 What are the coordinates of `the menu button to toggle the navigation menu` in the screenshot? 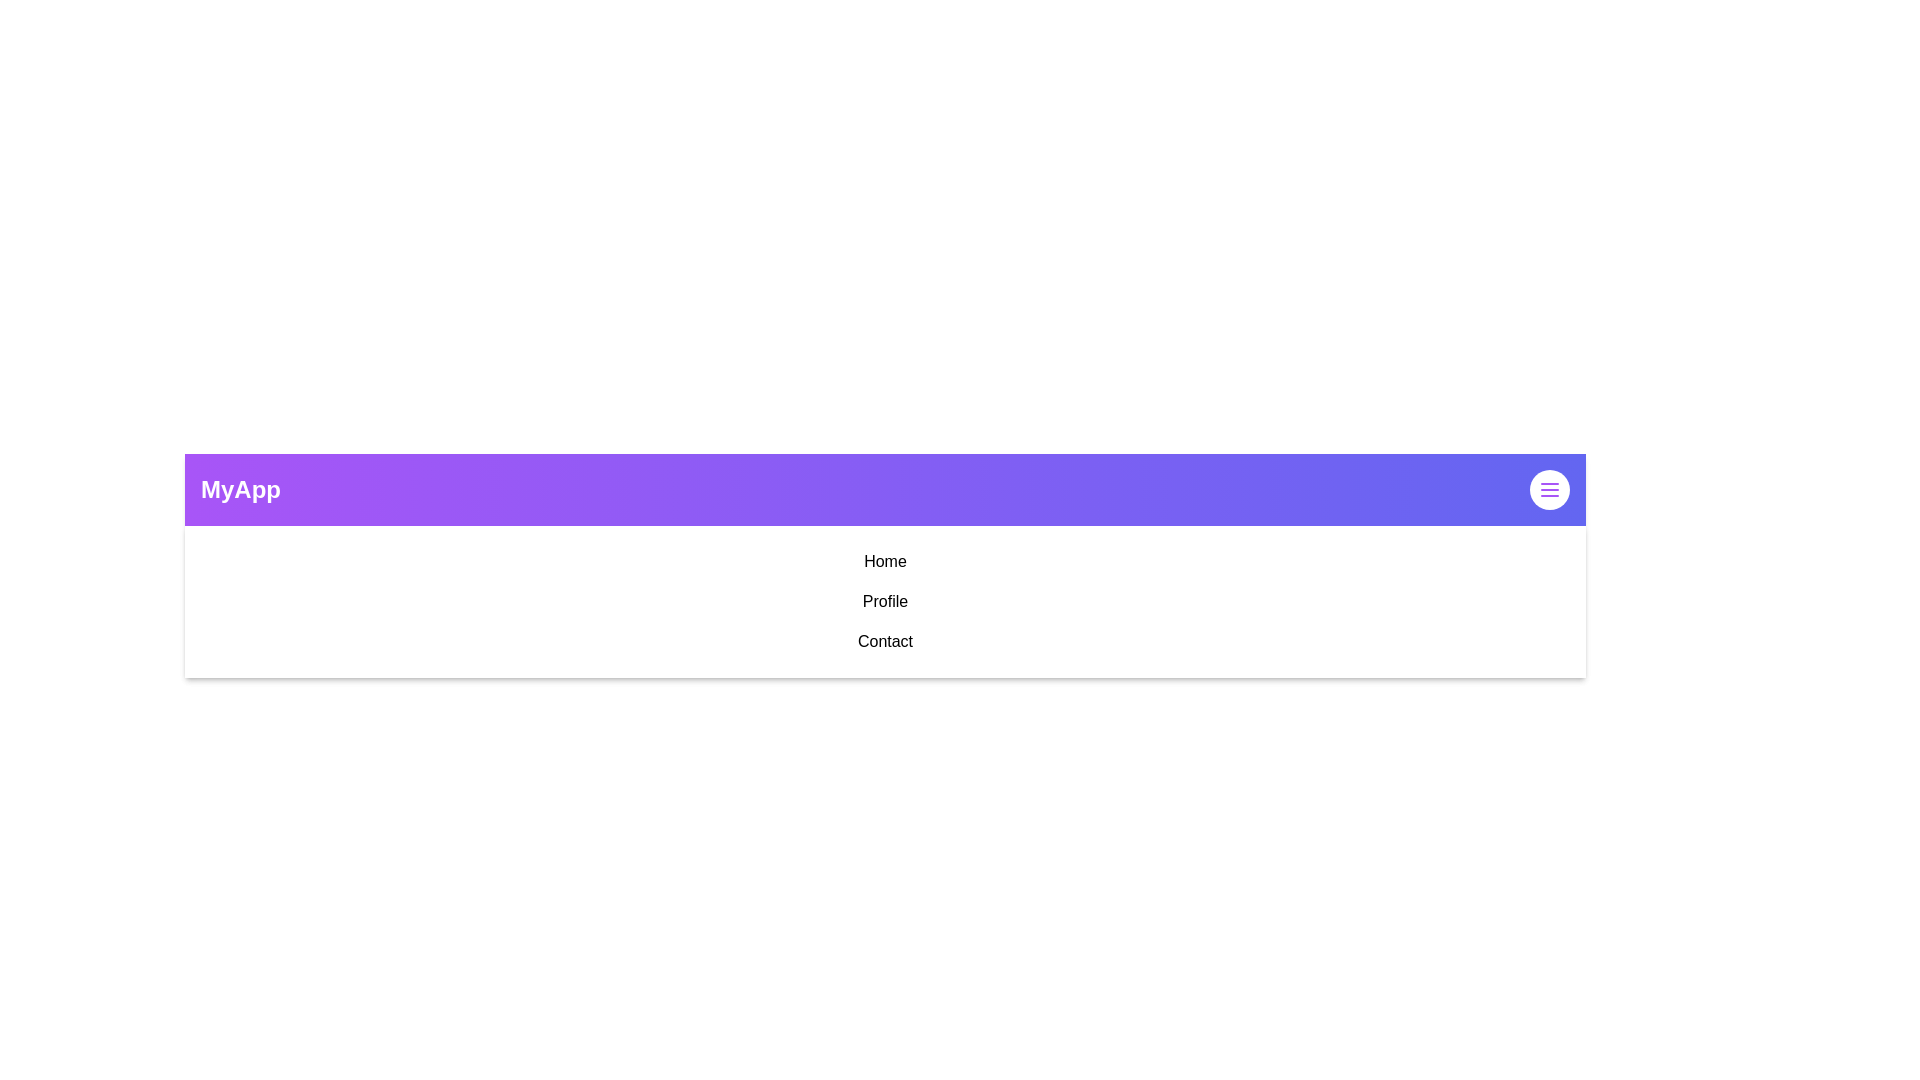 It's located at (1549, 489).